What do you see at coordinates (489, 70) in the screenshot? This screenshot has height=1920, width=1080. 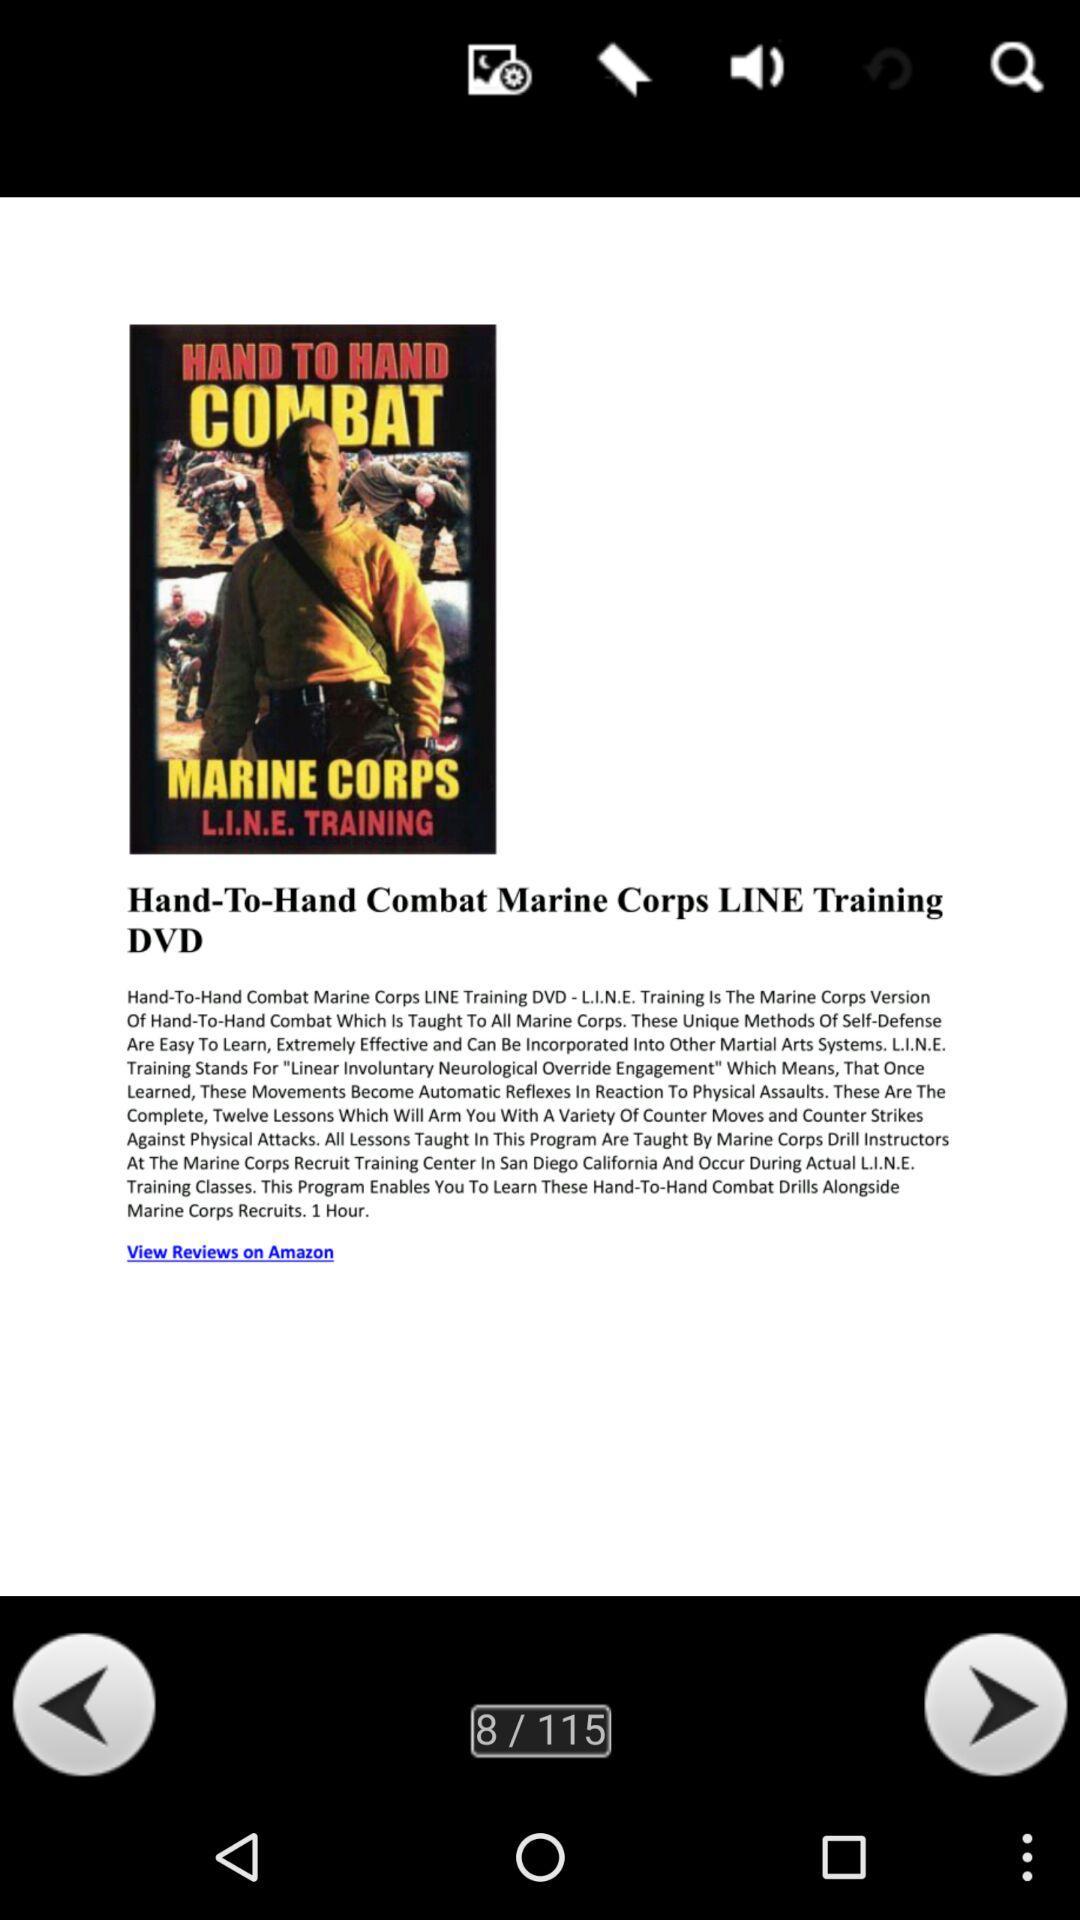 I see `the wallpaper icon` at bounding box center [489, 70].